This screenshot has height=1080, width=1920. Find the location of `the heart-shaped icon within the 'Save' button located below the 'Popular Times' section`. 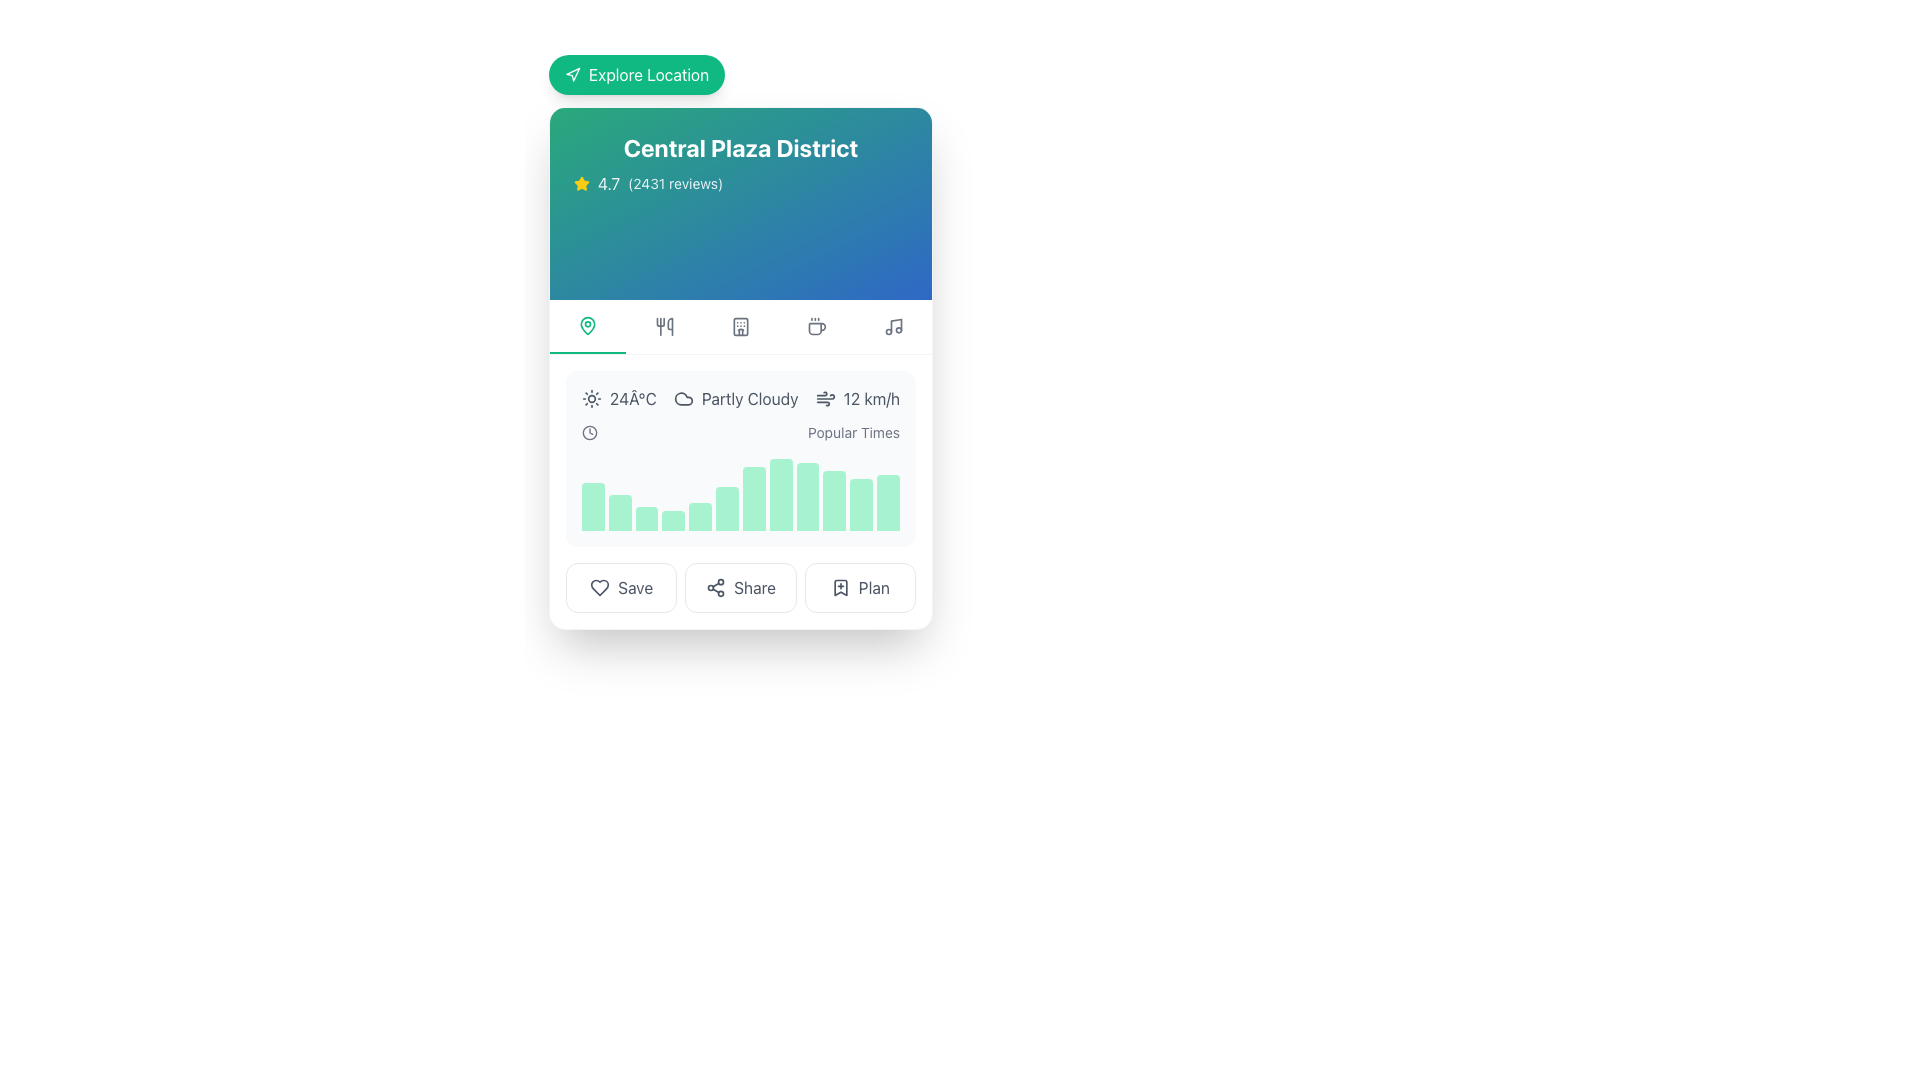

the heart-shaped icon within the 'Save' button located below the 'Popular Times' section is located at coordinates (599, 586).